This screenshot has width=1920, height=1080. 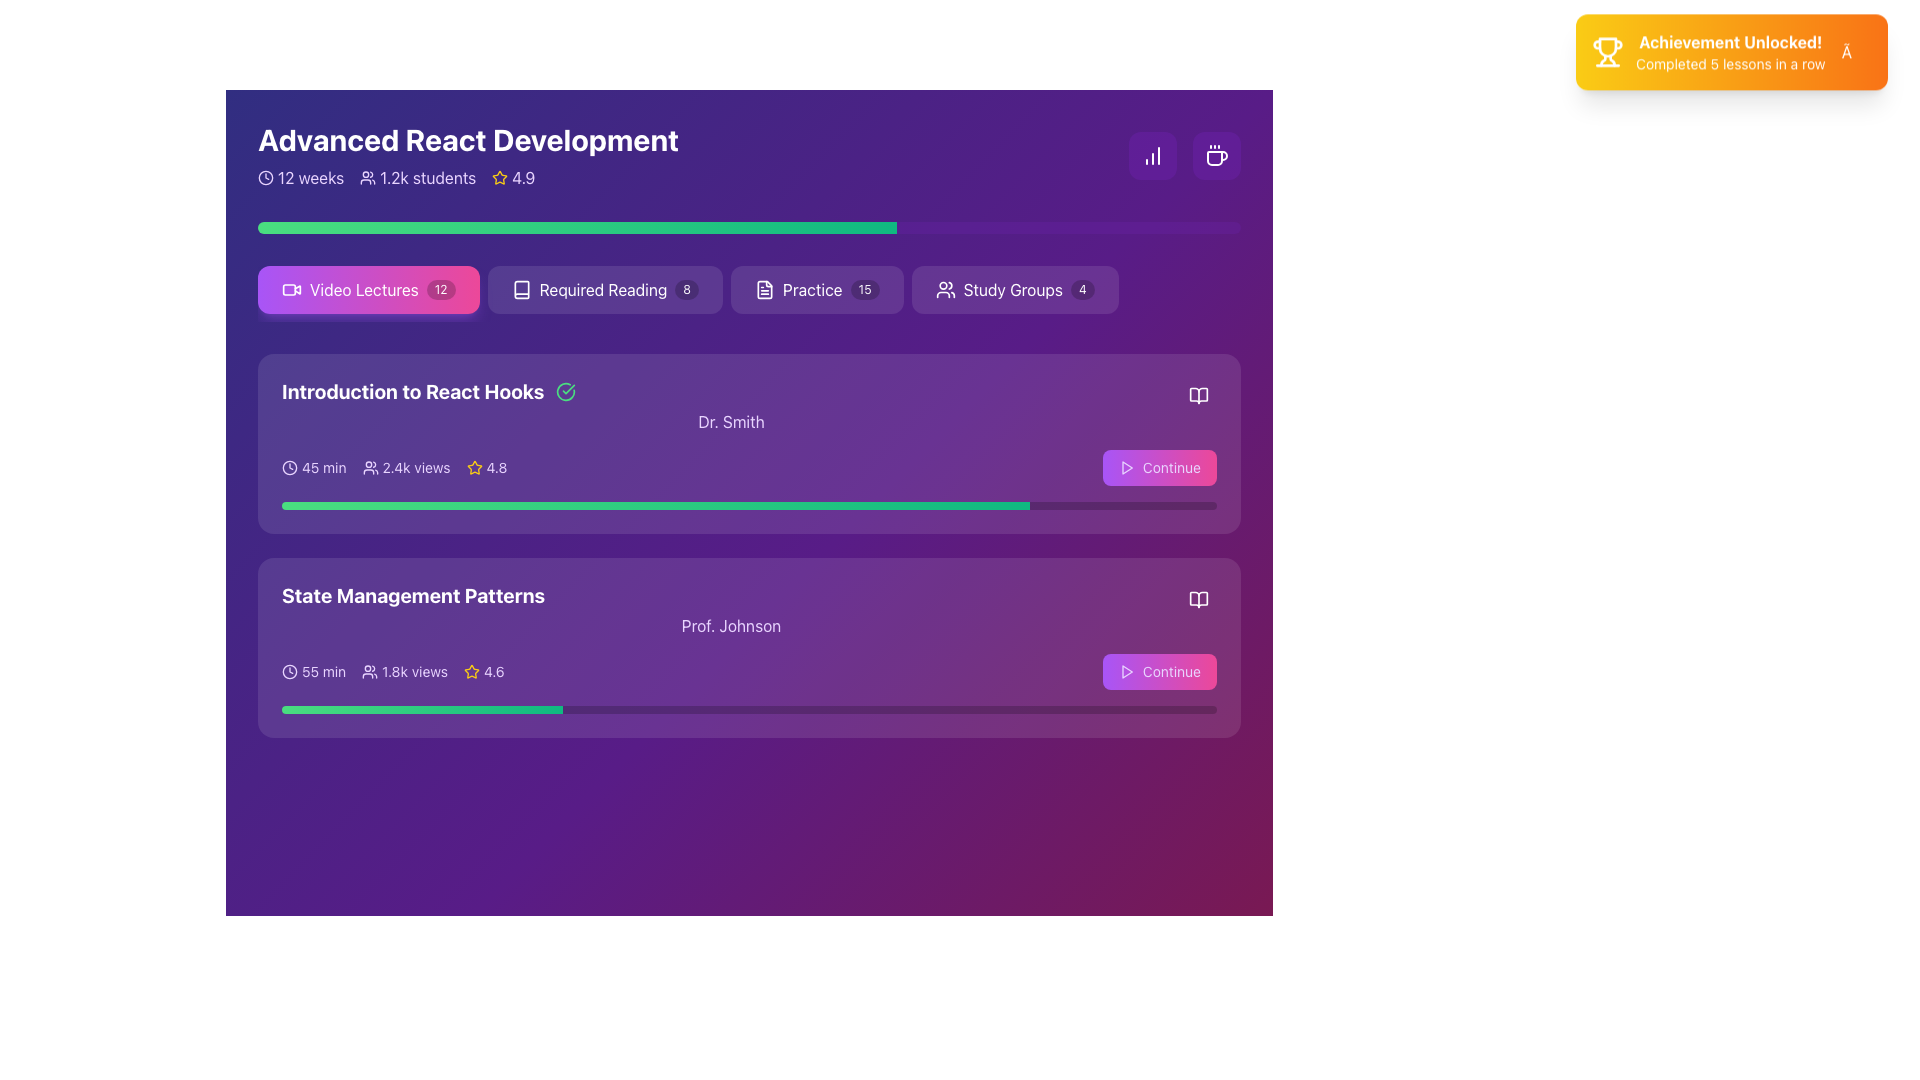 What do you see at coordinates (748, 504) in the screenshot?
I see `the progress represented in the narrow horizontal progress bar with a gradient fill from green to emerald, located within the card for 'Introduction to React Hooks', positioned below 'Dr. Smith'` at bounding box center [748, 504].